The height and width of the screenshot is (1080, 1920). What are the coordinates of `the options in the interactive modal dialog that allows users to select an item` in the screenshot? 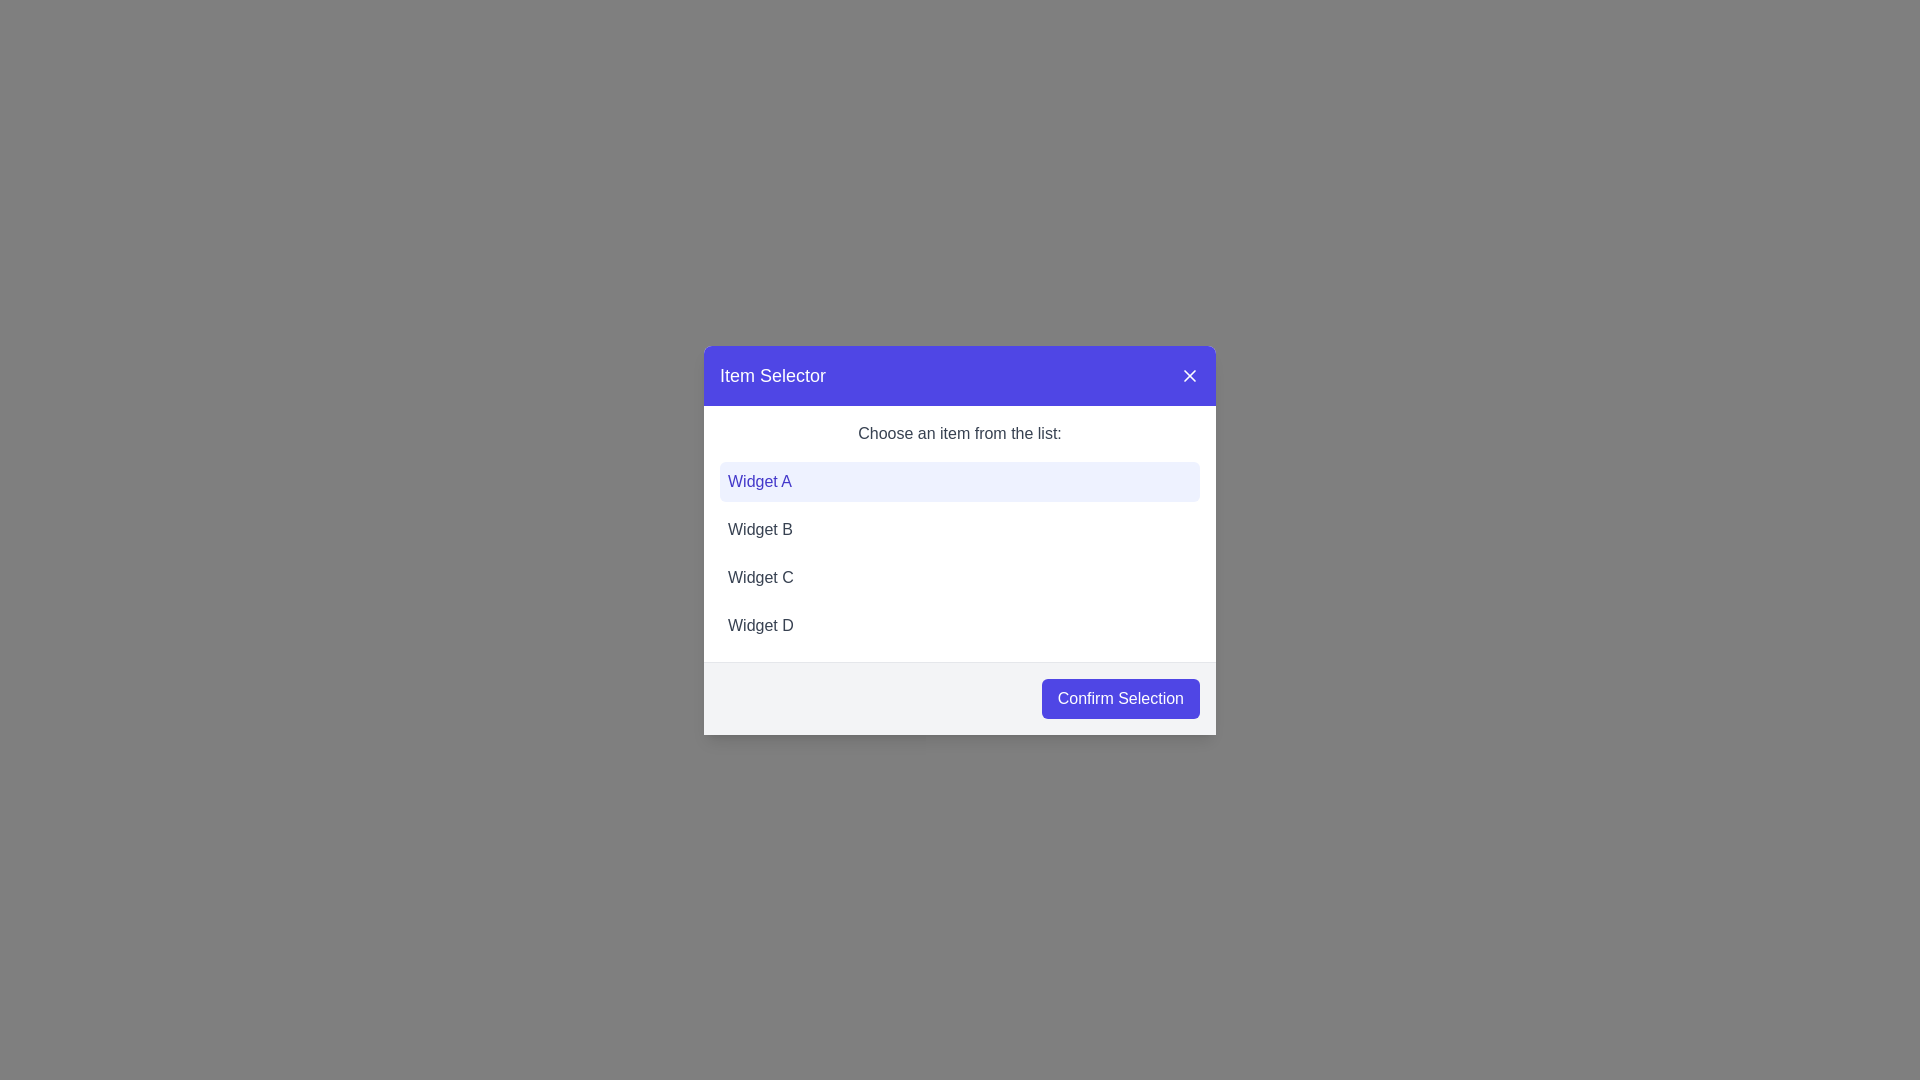 It's located at (960, 540).